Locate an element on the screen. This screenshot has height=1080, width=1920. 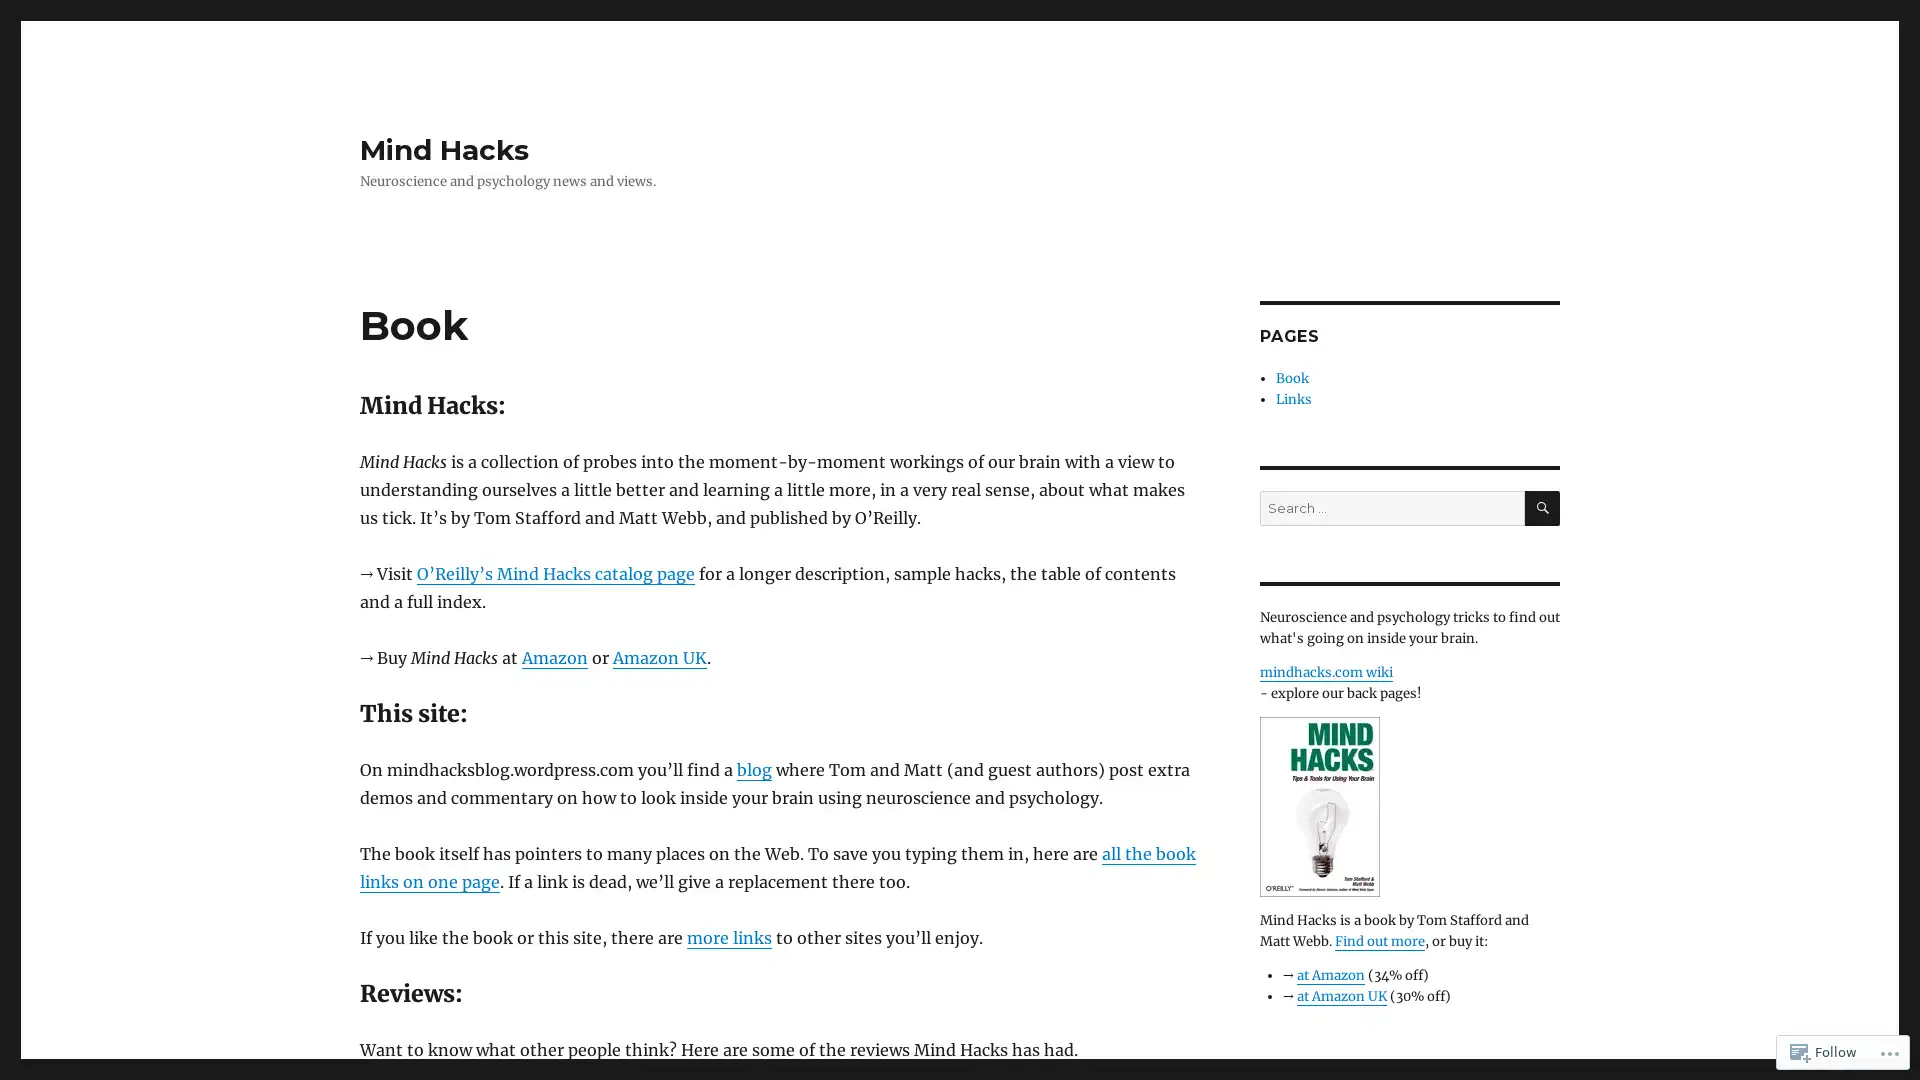
SEARCH is located at coordinates (1541, 507).